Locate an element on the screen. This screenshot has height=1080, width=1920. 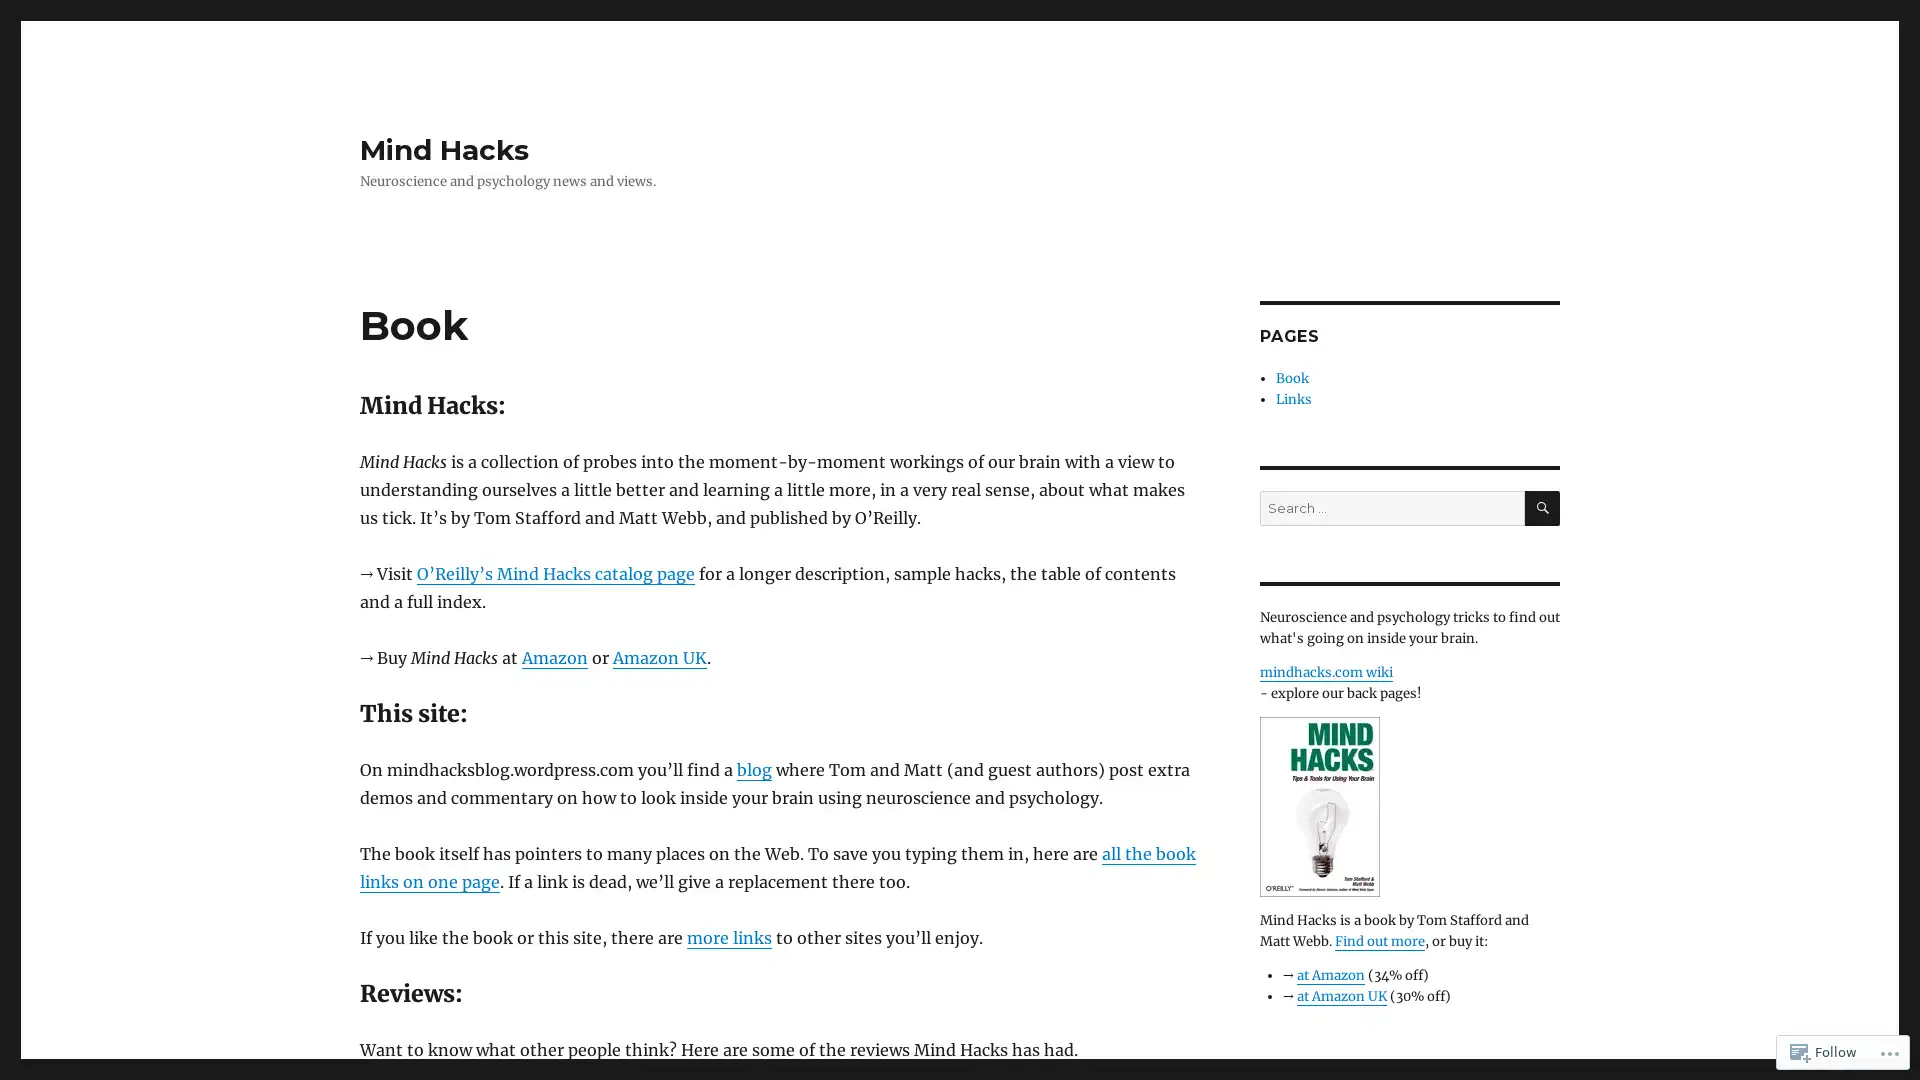
SEARCH is located at coordinates (1541, 507).